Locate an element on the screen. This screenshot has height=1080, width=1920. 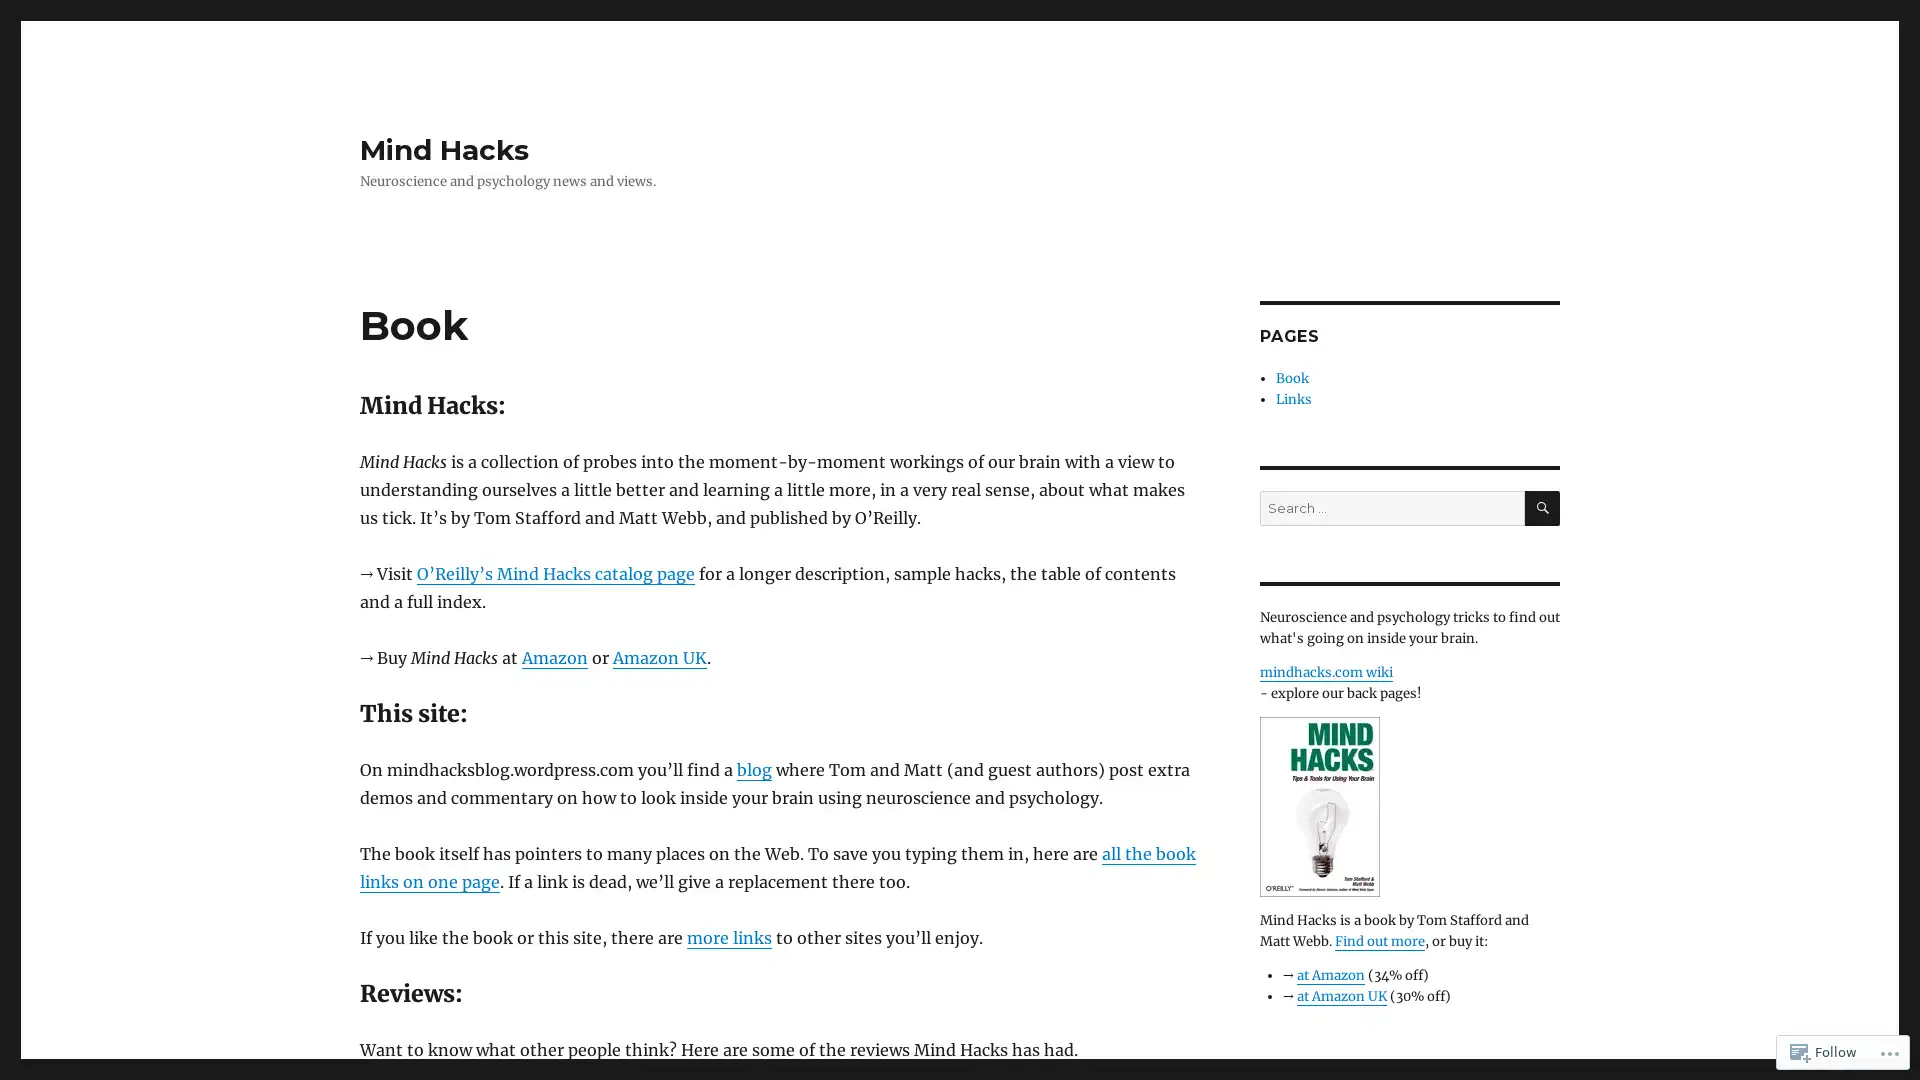
SEARCH is located at coordinates (1541, 507).